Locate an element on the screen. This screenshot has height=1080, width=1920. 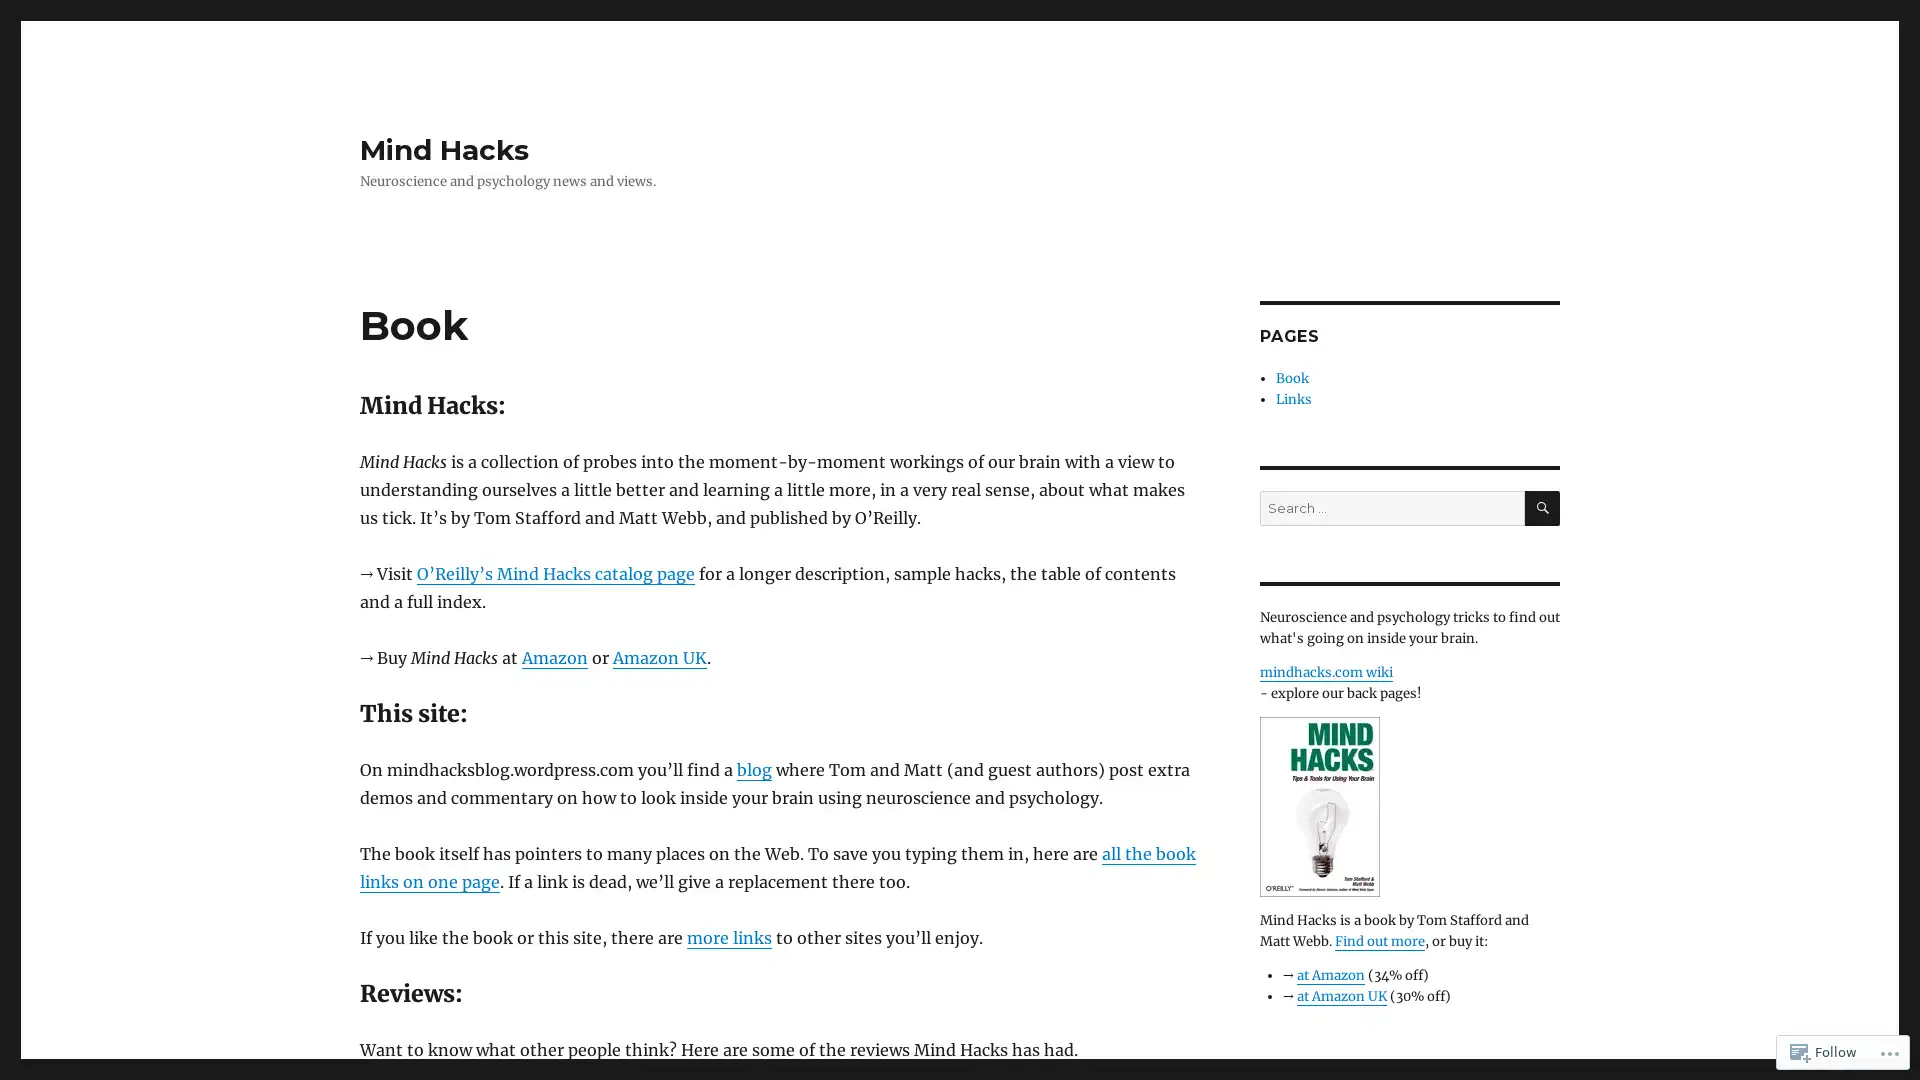
SEARCH is located at coordinates (1541, 507).